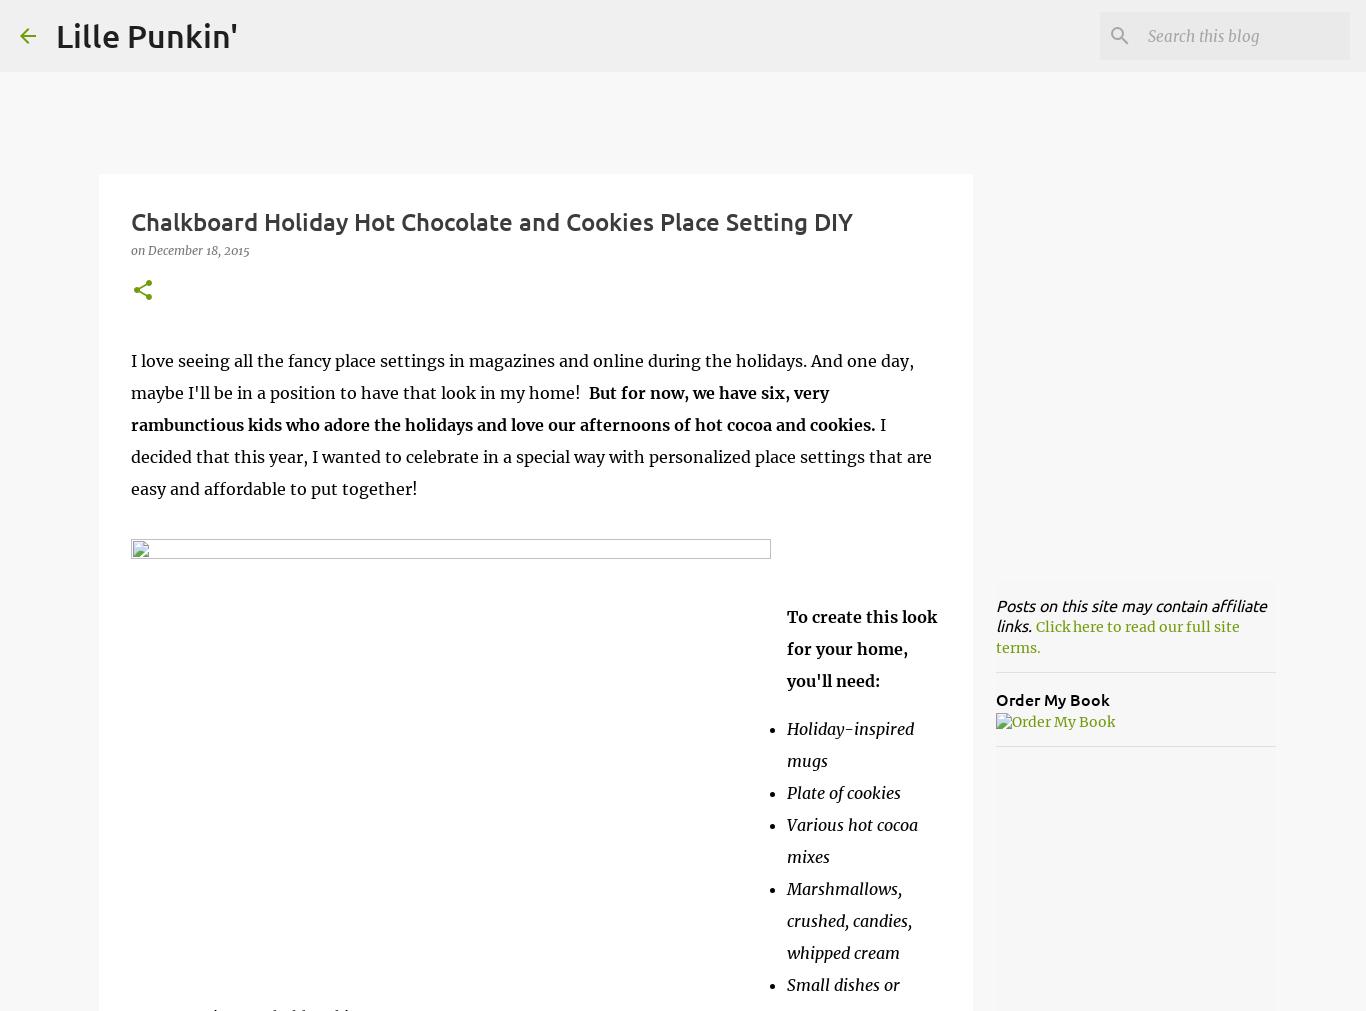 This screenshot has width=1366, height=1011. I want to click on 'Holiday-inspired mugs', so click(848, 744).